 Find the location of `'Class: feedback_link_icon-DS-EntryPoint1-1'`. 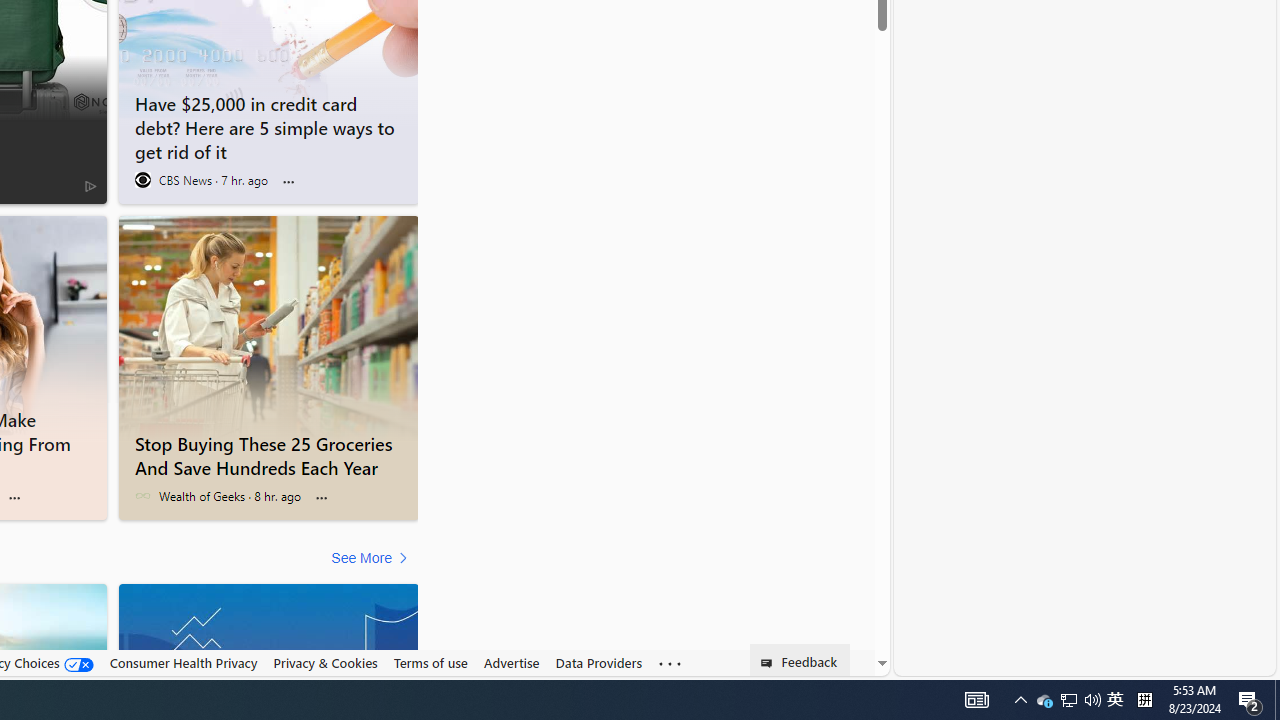

'Class: feedback_link_icon-DS-EntryPoint1-1' is located at coordinates (769, 663).